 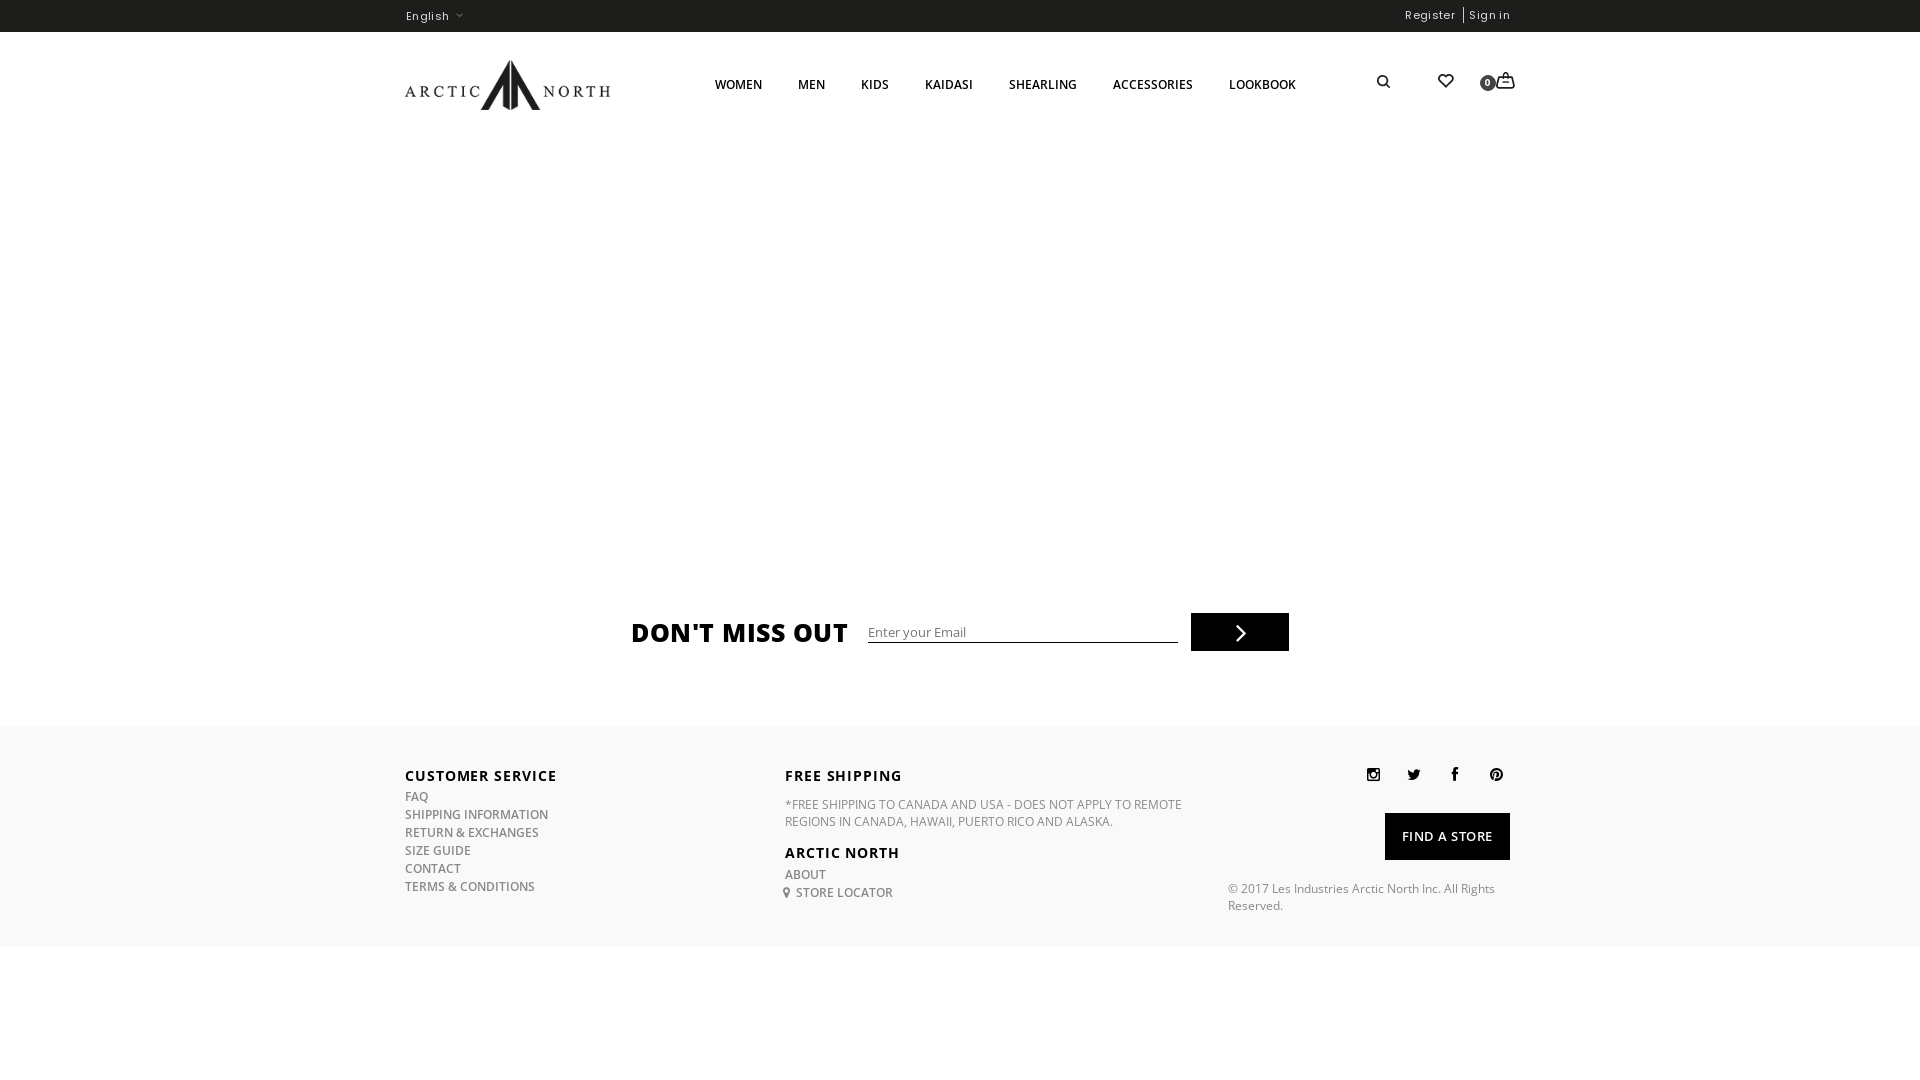 What do you see at coordinates (436, 850) in the screenshot?
I see `'SIZE GUIDE'` at bounding box center [436, 850].